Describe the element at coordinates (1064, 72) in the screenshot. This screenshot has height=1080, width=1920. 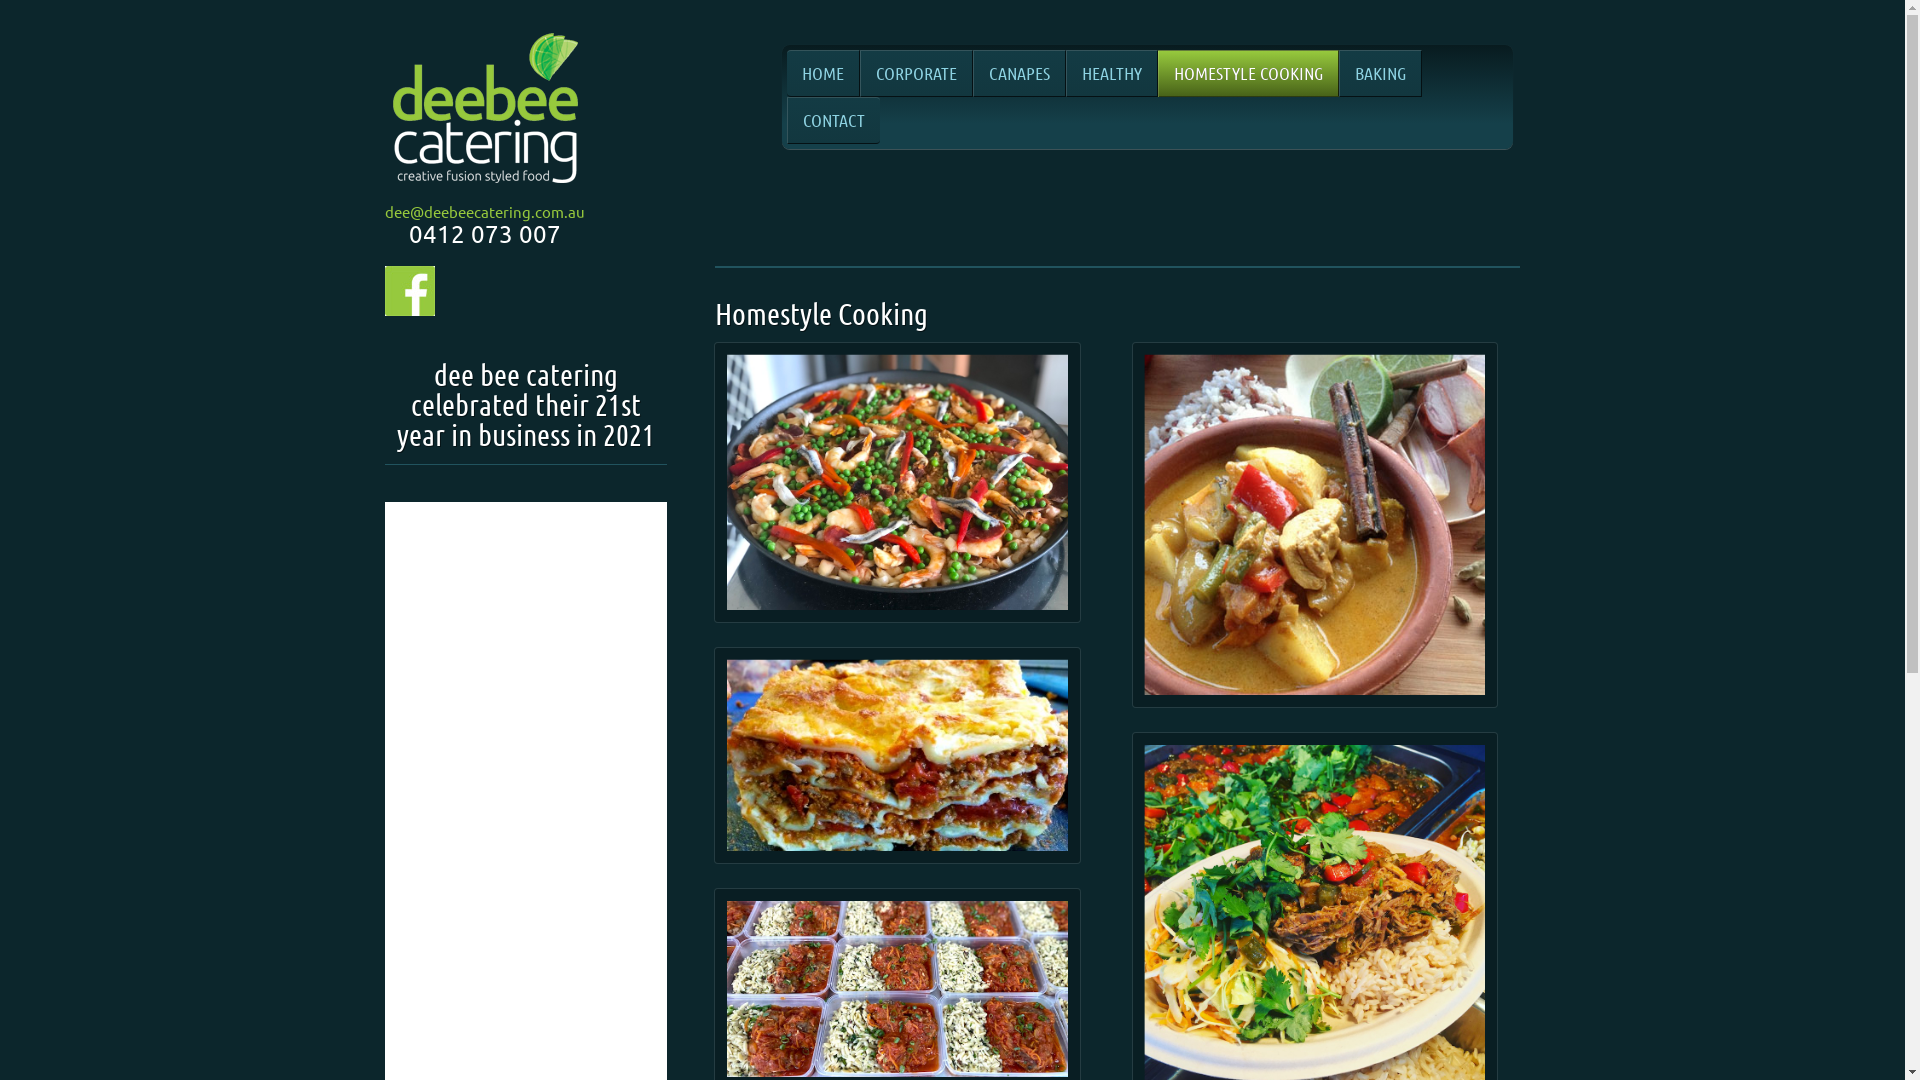
I see `'HEALTHY'` at that location.